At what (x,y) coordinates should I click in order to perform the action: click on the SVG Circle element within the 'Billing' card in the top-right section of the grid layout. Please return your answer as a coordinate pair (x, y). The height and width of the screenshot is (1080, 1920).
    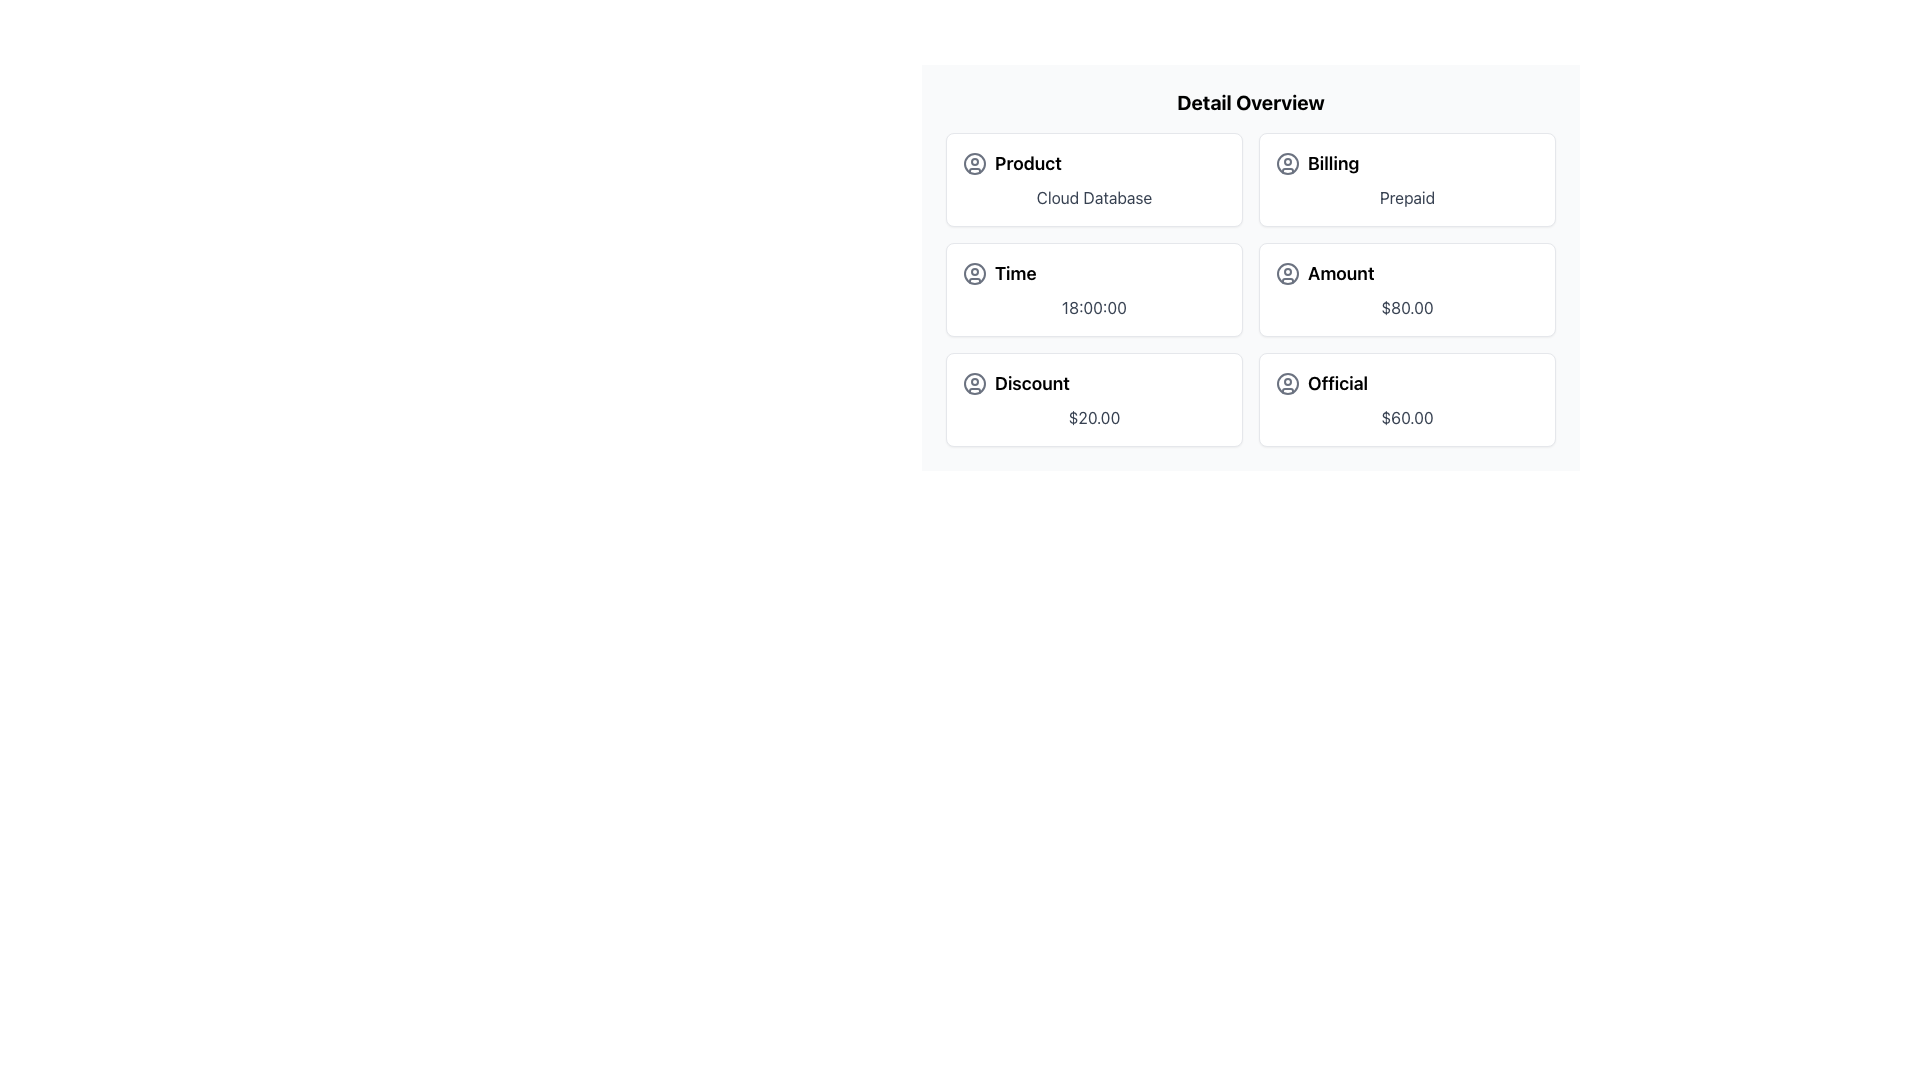
    Looking at the image, I should click on (1287, 163).